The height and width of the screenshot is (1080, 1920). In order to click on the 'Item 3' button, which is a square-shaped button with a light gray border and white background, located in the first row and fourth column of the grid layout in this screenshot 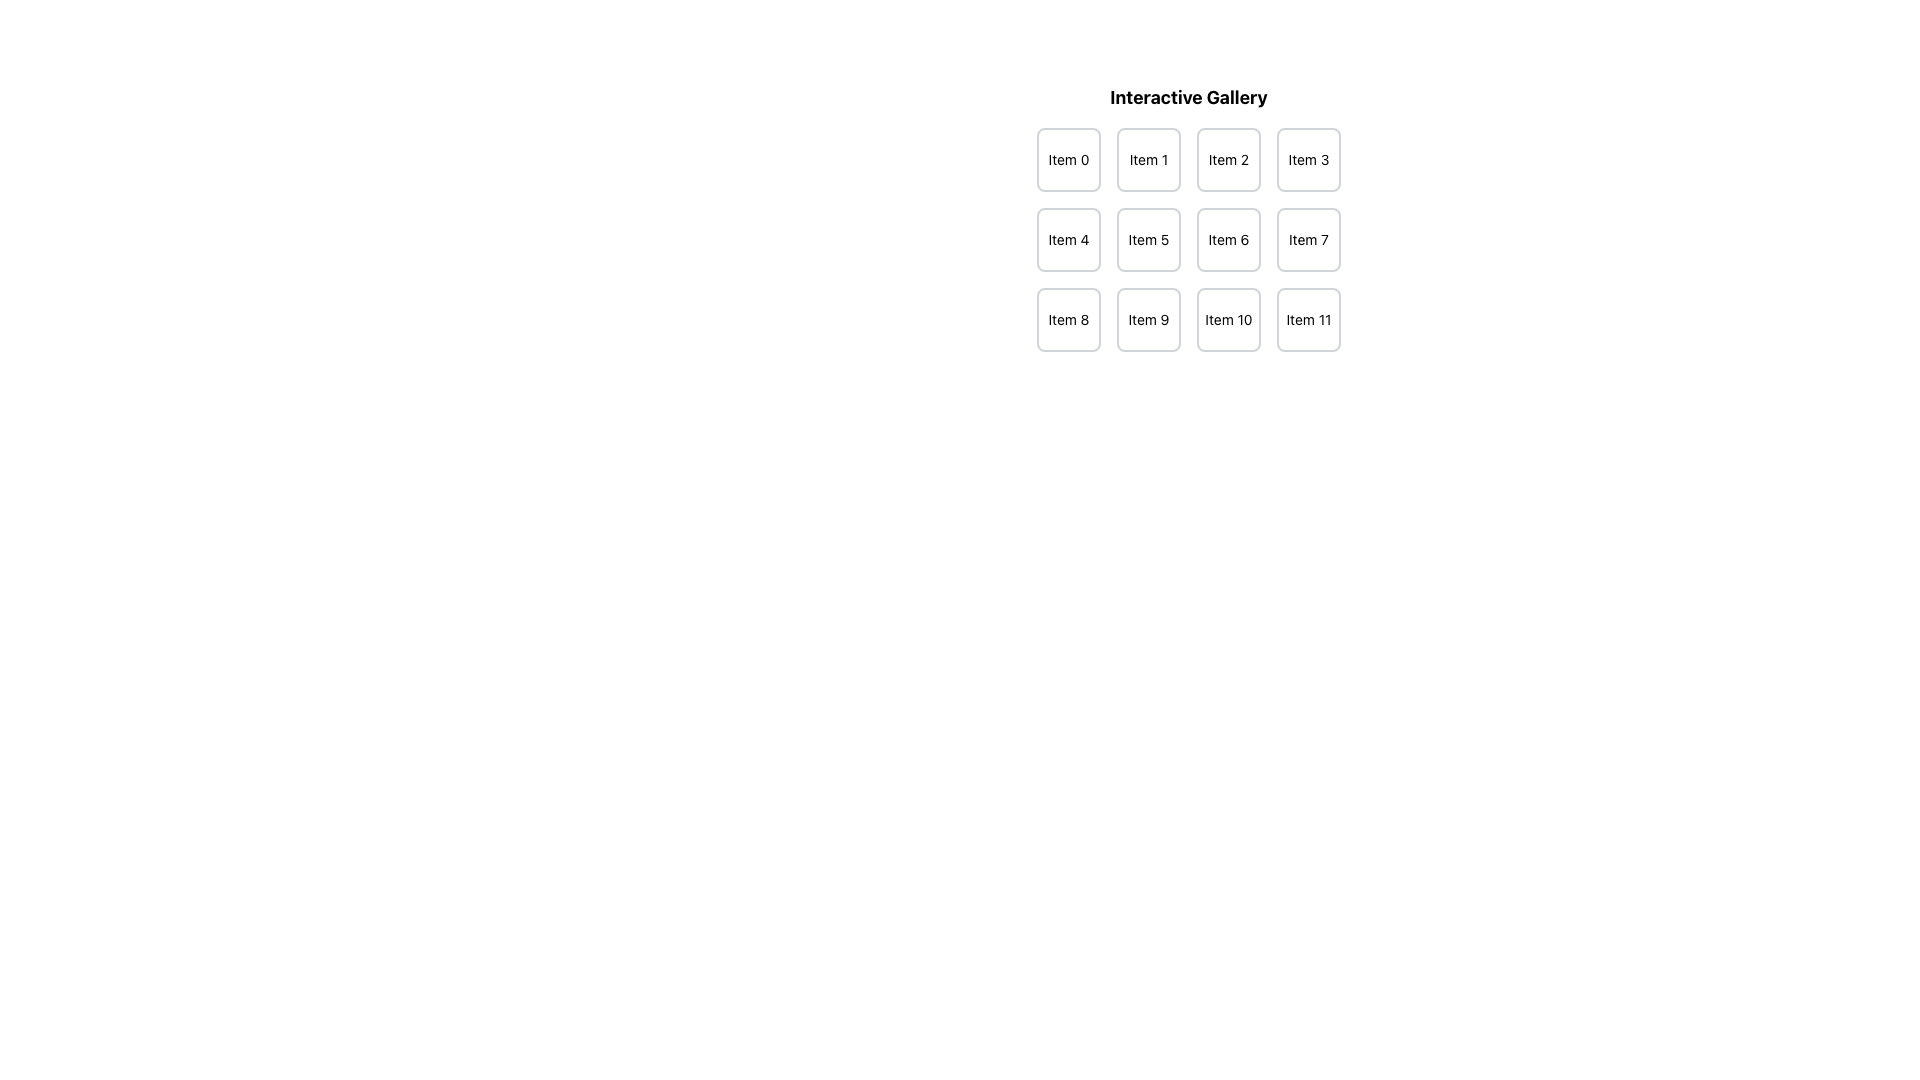, I will do `click(1309, 158)`.